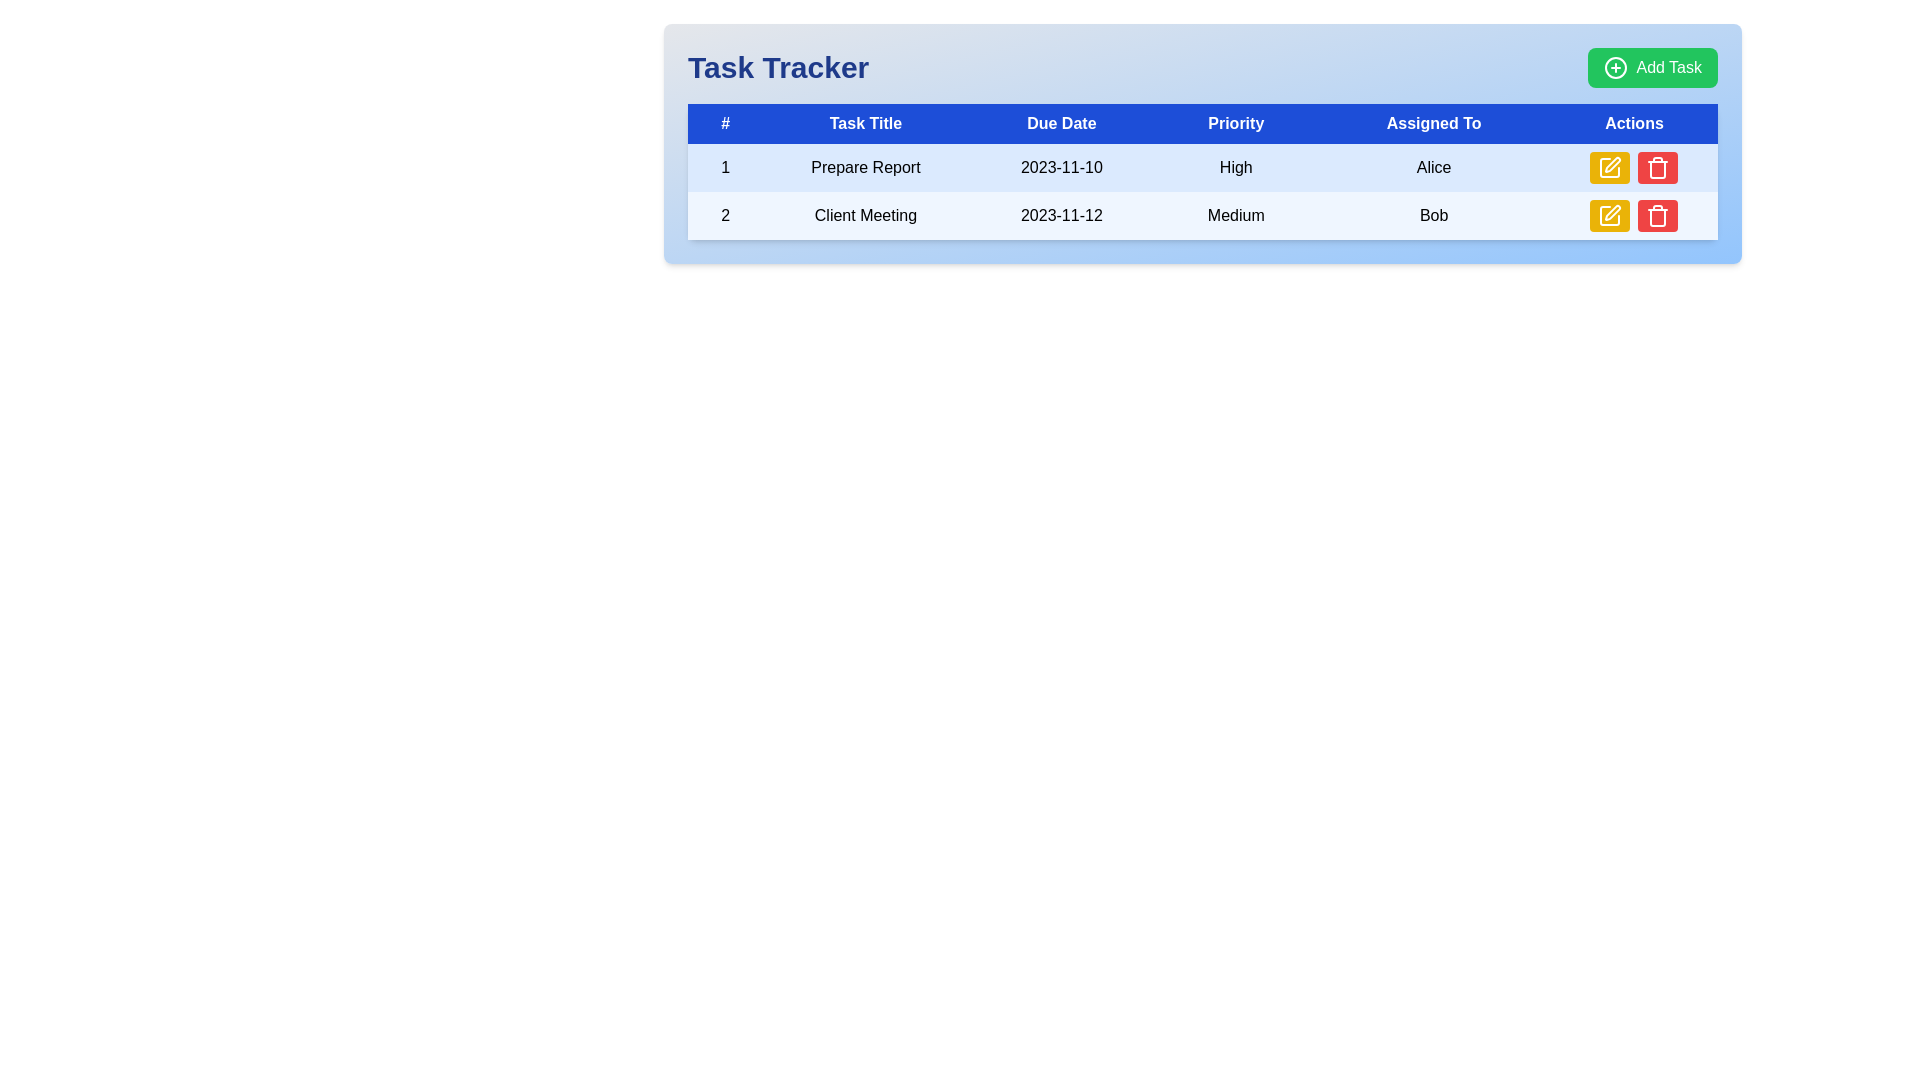 Image resolution: width=1920 pixels, height=1080 pixels. Describe the element at coordinates (1658, 216) in the screenshot. I see `the red delete button with a trash can icon` at that location.